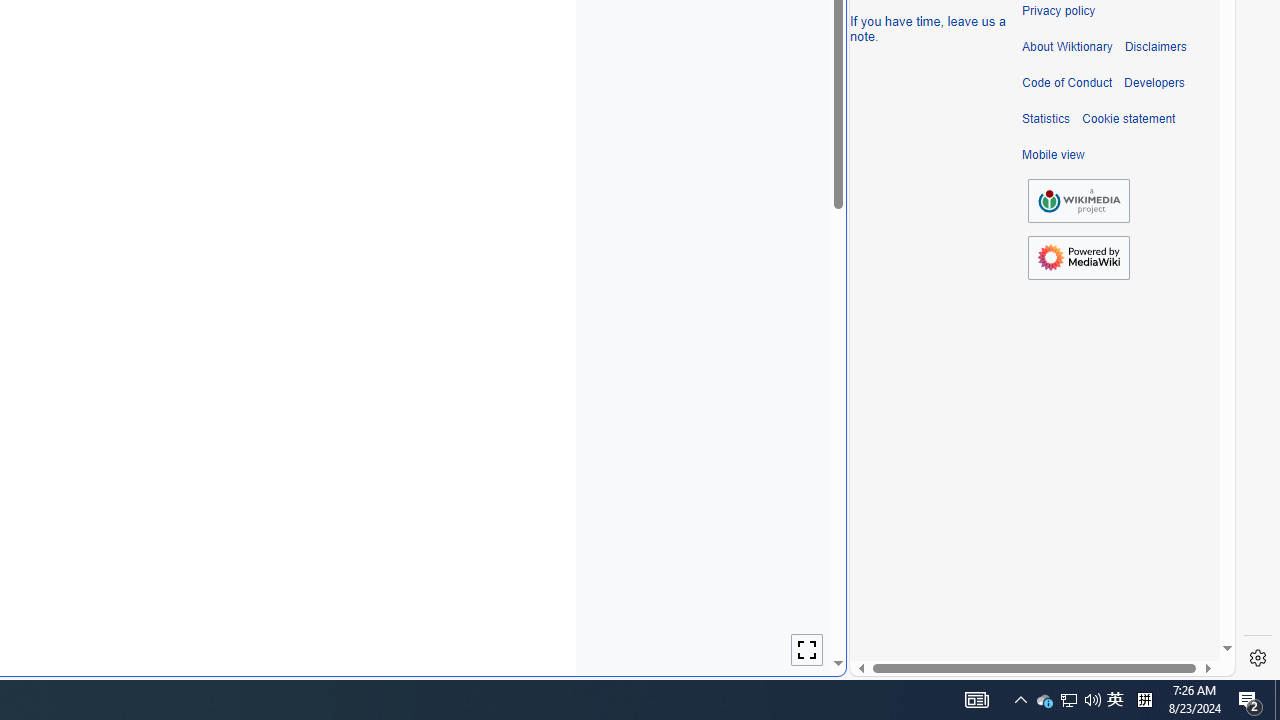 The height and width of the screenshot is (720, 1280). I want to click on 'Mobile view', so click(1052, 154).